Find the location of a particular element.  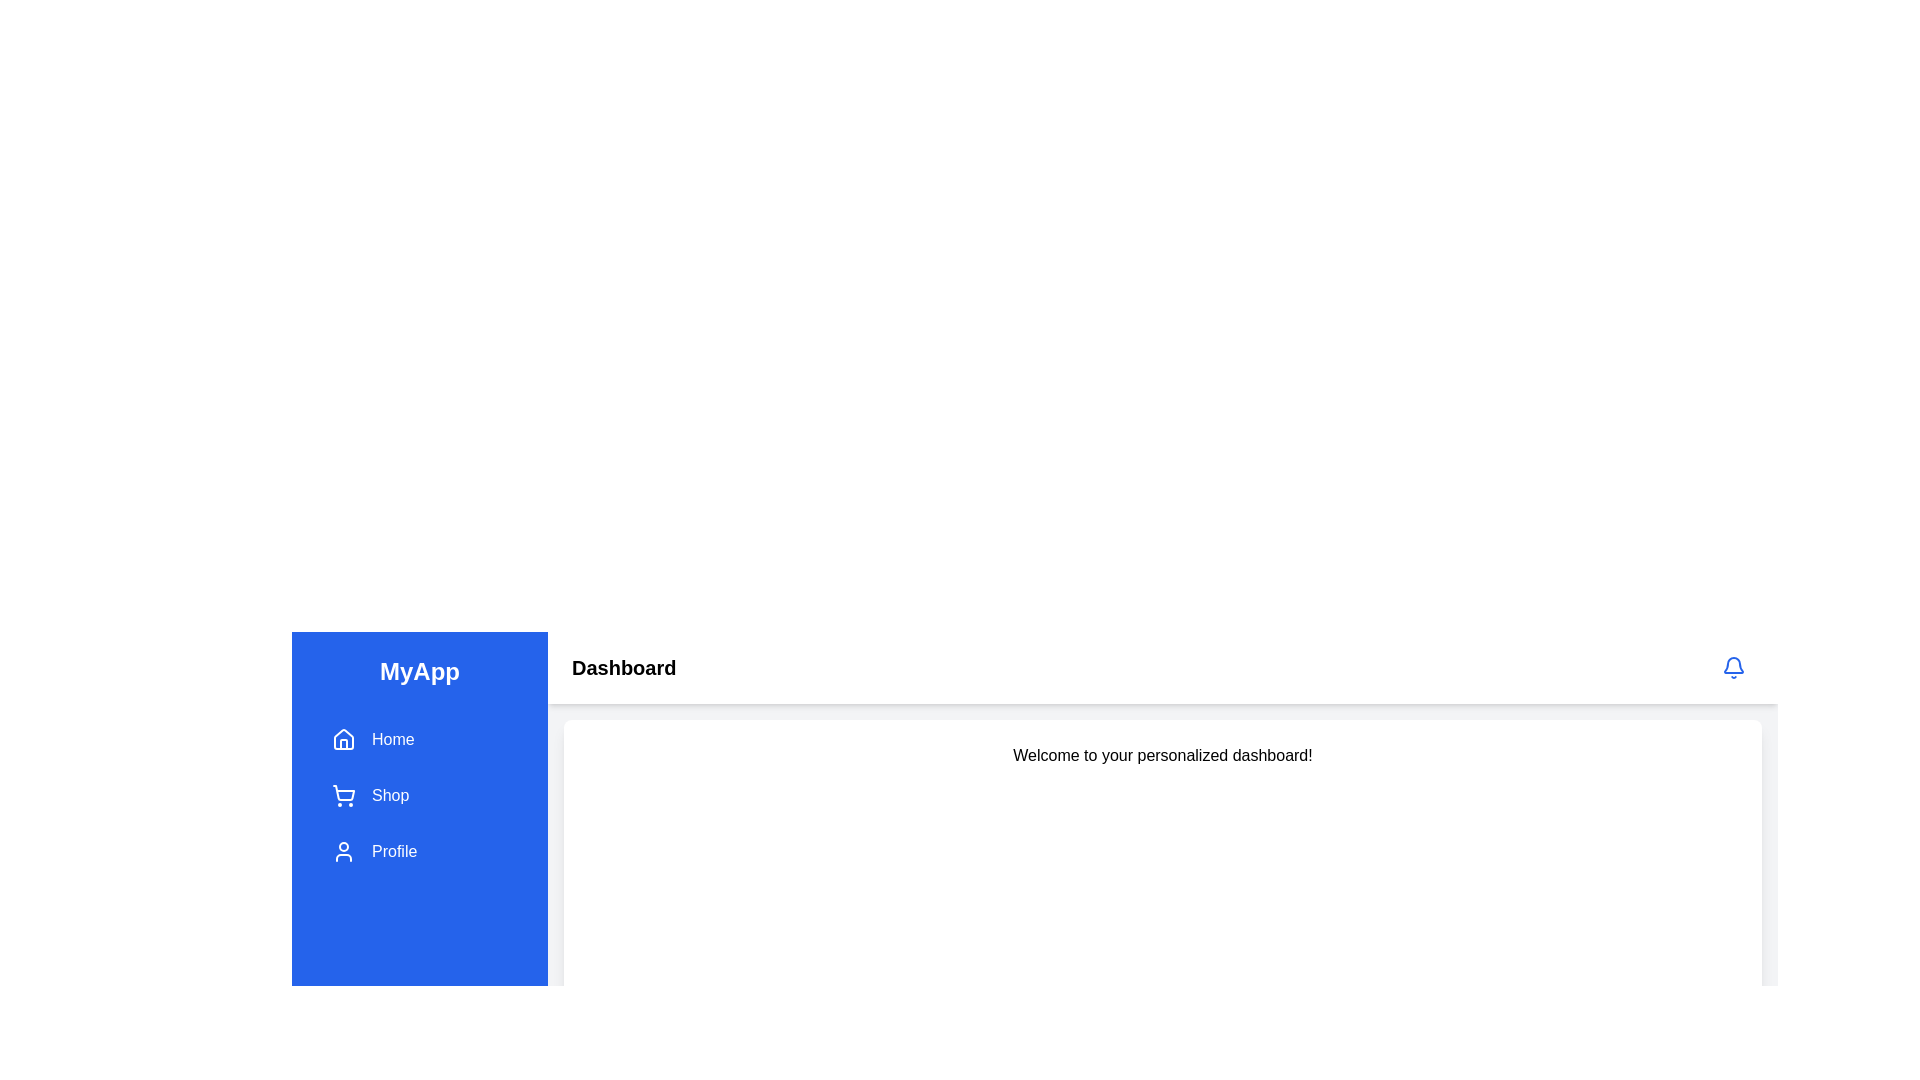

the Text Label that serves as a title or heading at the top left of the interface, providing context for the dashboard is located at coordinates (623, 667).